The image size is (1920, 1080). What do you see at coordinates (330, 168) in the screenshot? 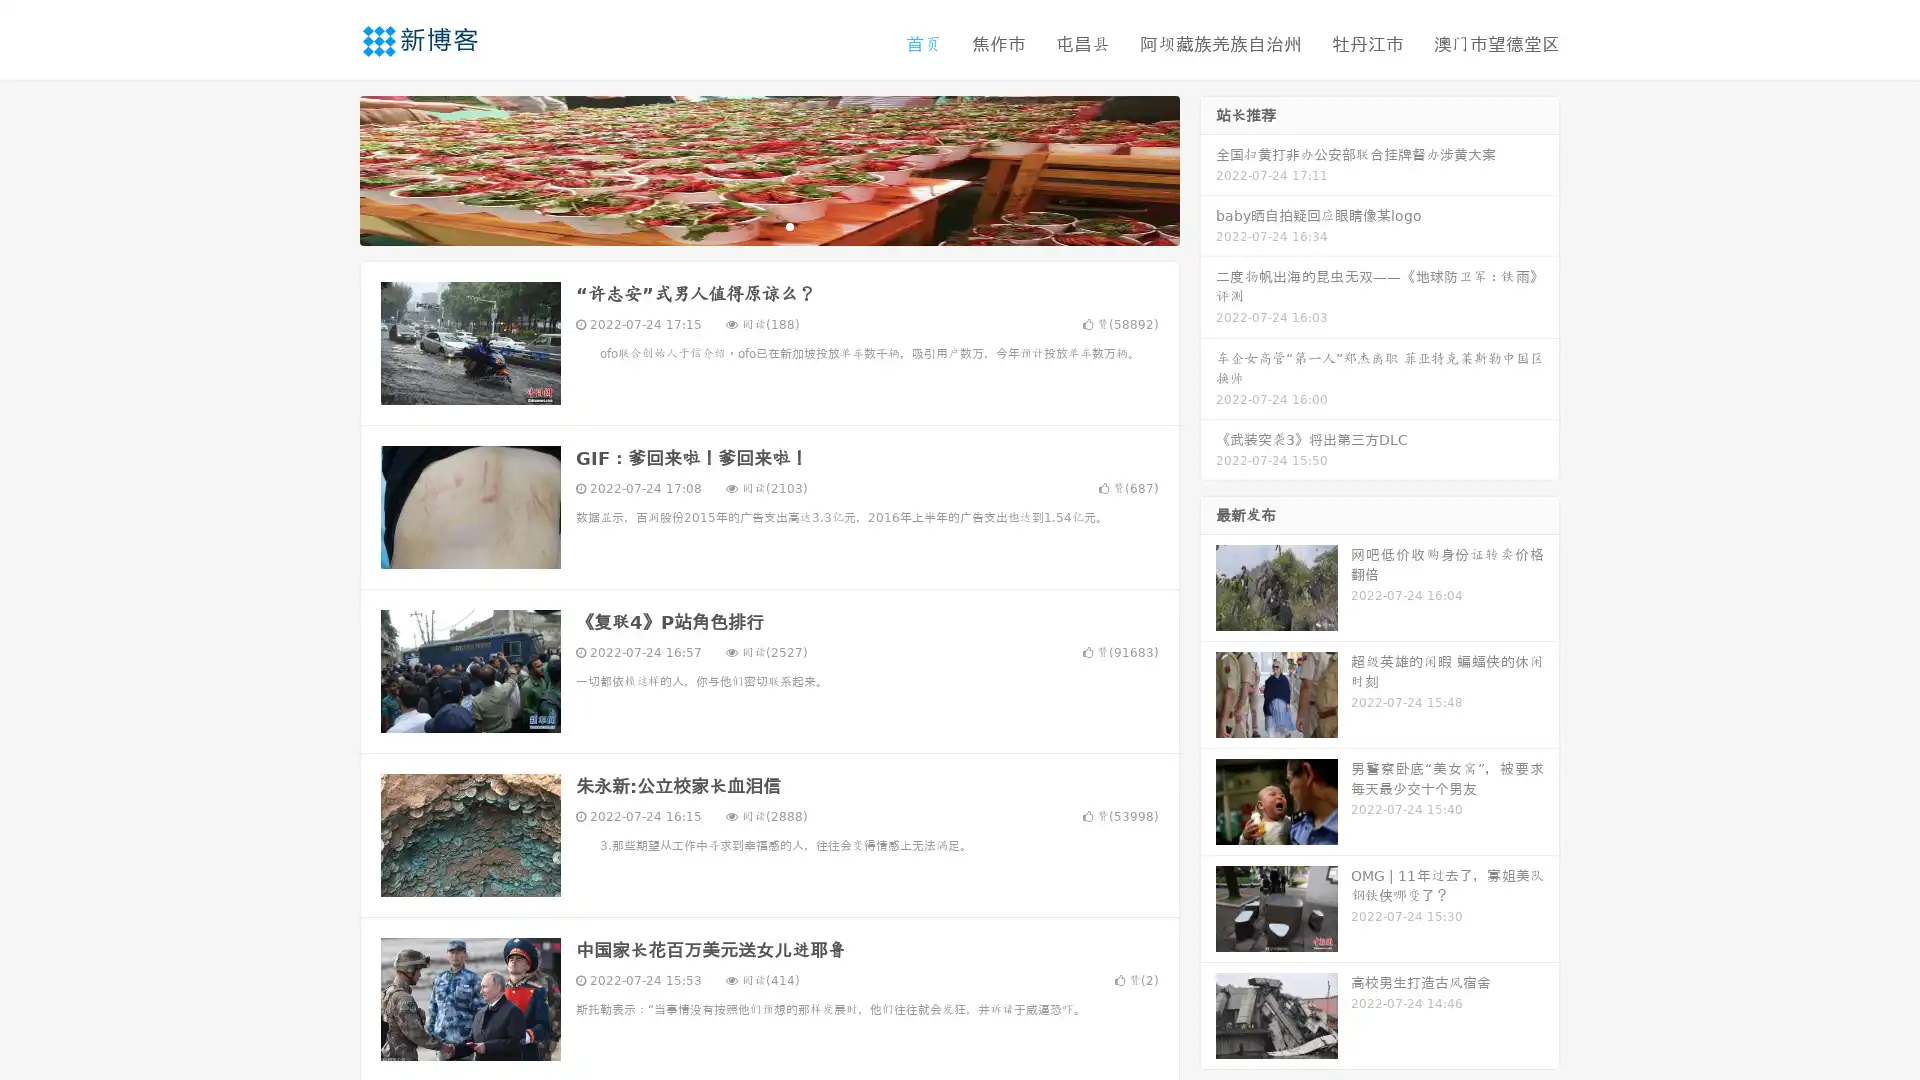
I see `Previous slide` at bounding box center [330, 168].